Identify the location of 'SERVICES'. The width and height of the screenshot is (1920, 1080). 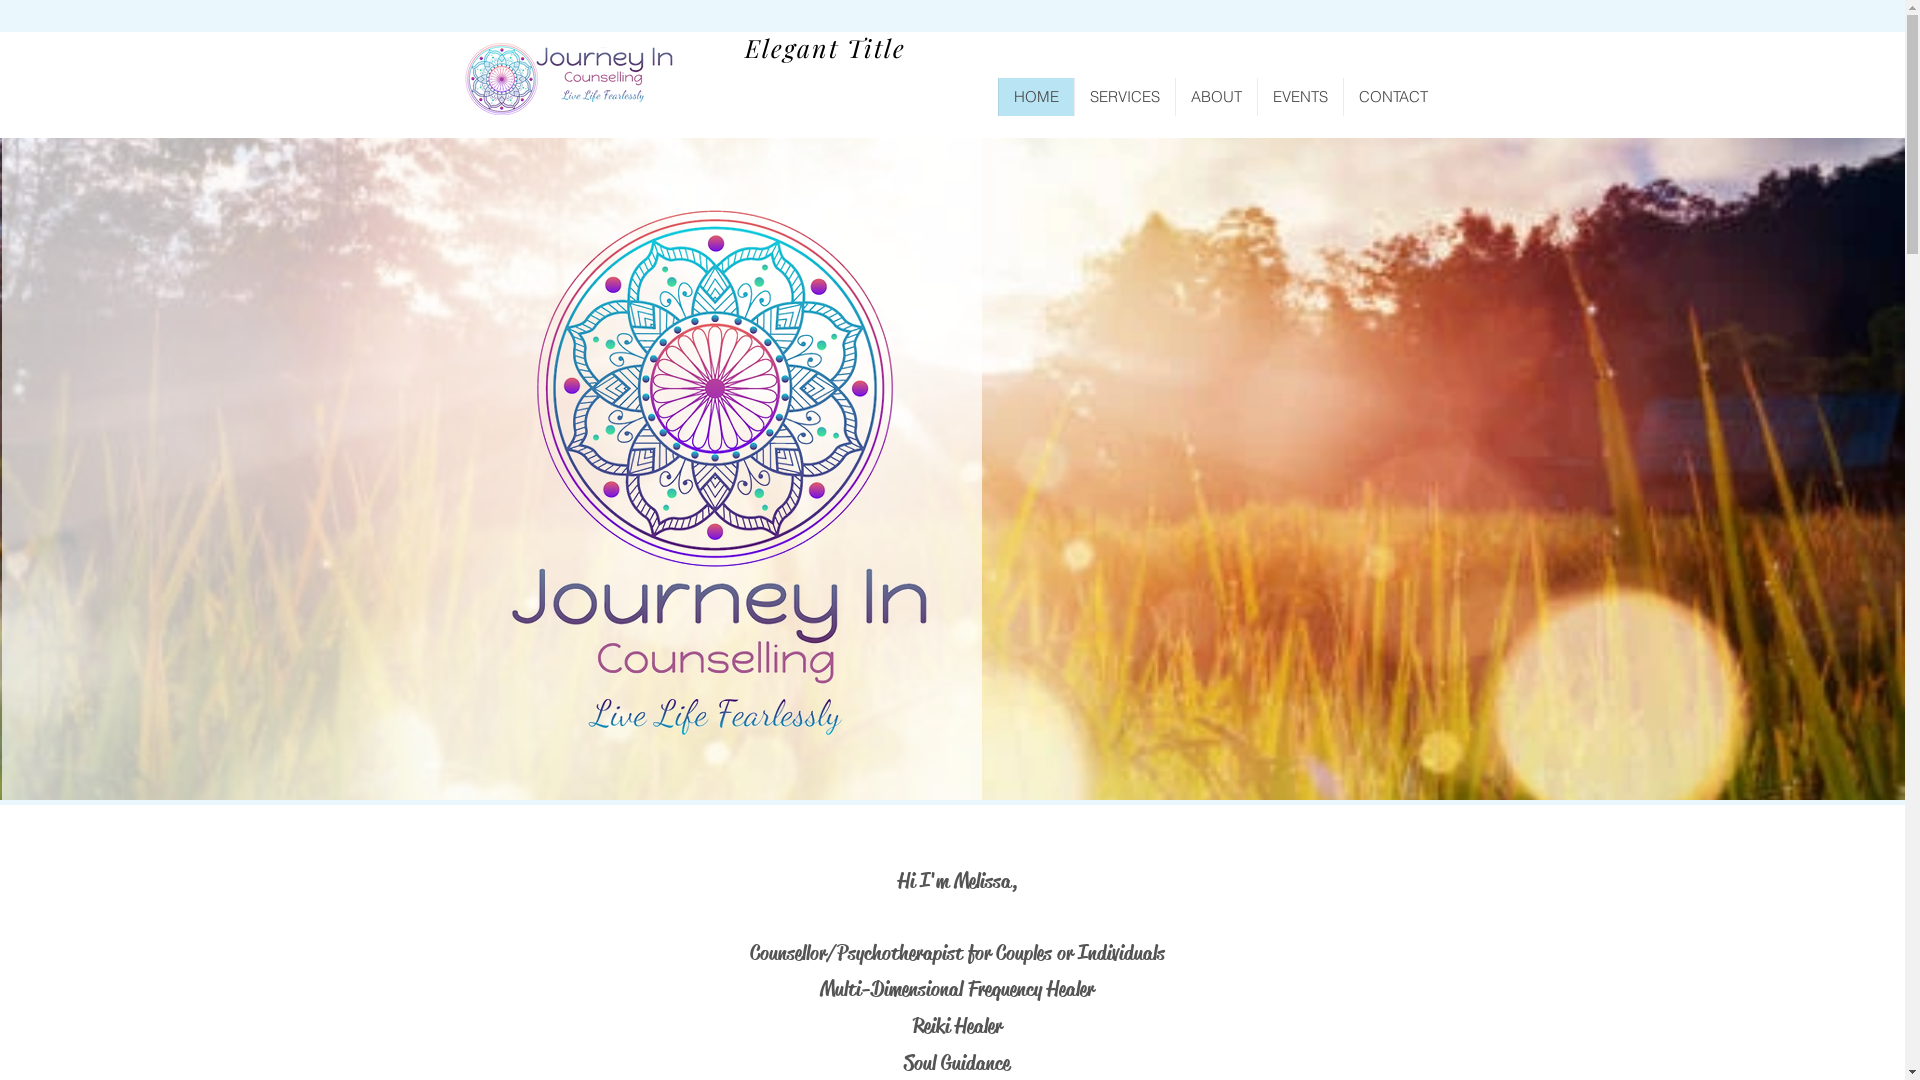
(1124, 96).